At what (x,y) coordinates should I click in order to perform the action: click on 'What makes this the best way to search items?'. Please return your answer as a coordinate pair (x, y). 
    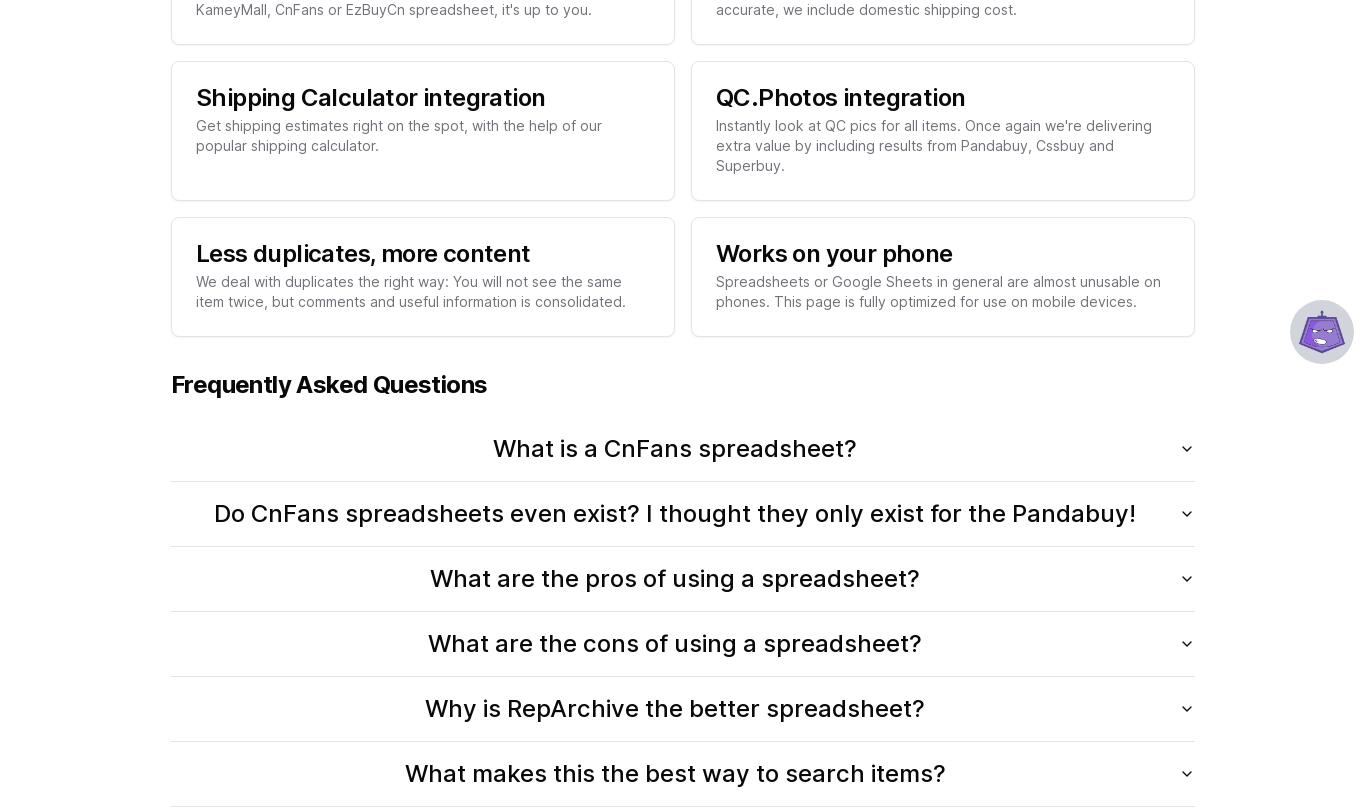
    Looking at the image, I should click on (673, 772).